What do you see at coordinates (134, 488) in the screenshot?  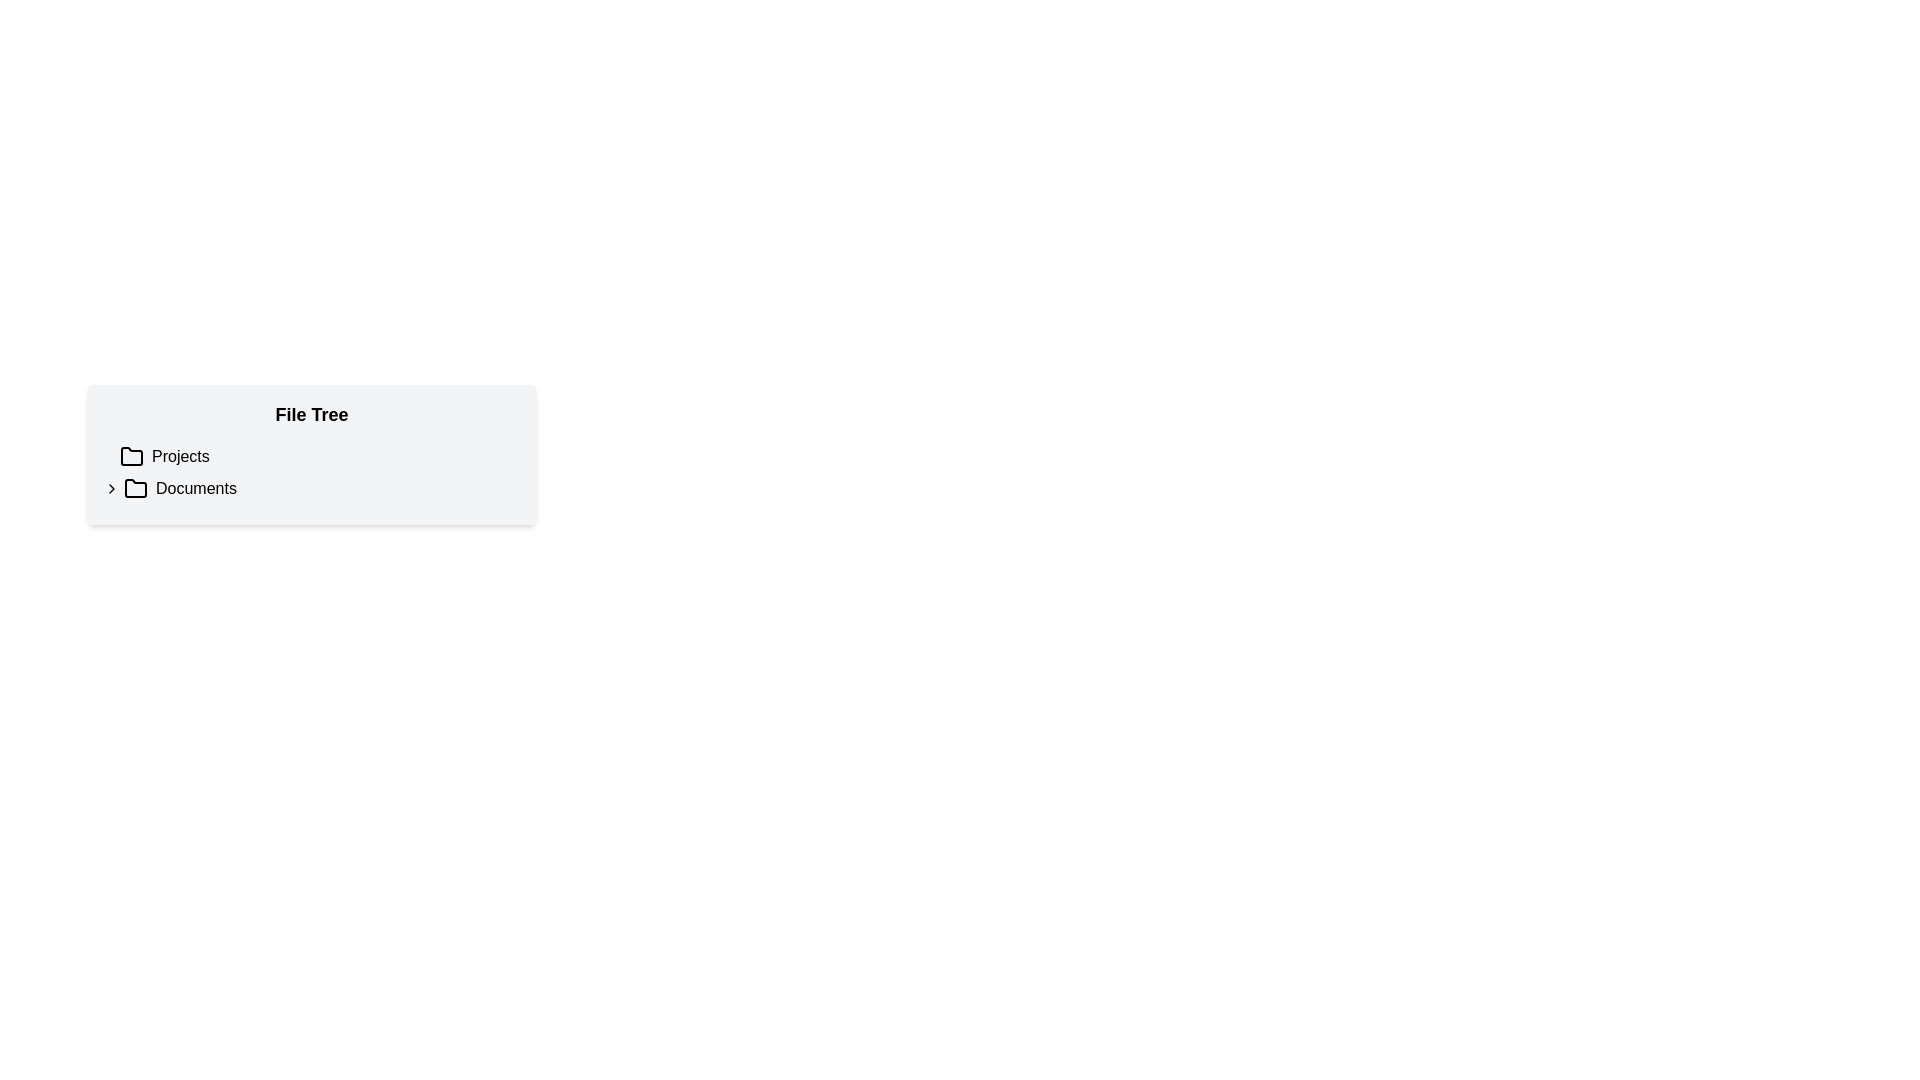 I see `the visual representation of the folder icon next to the 'Documents' label in the file tree` at bounding box center [134, 488].